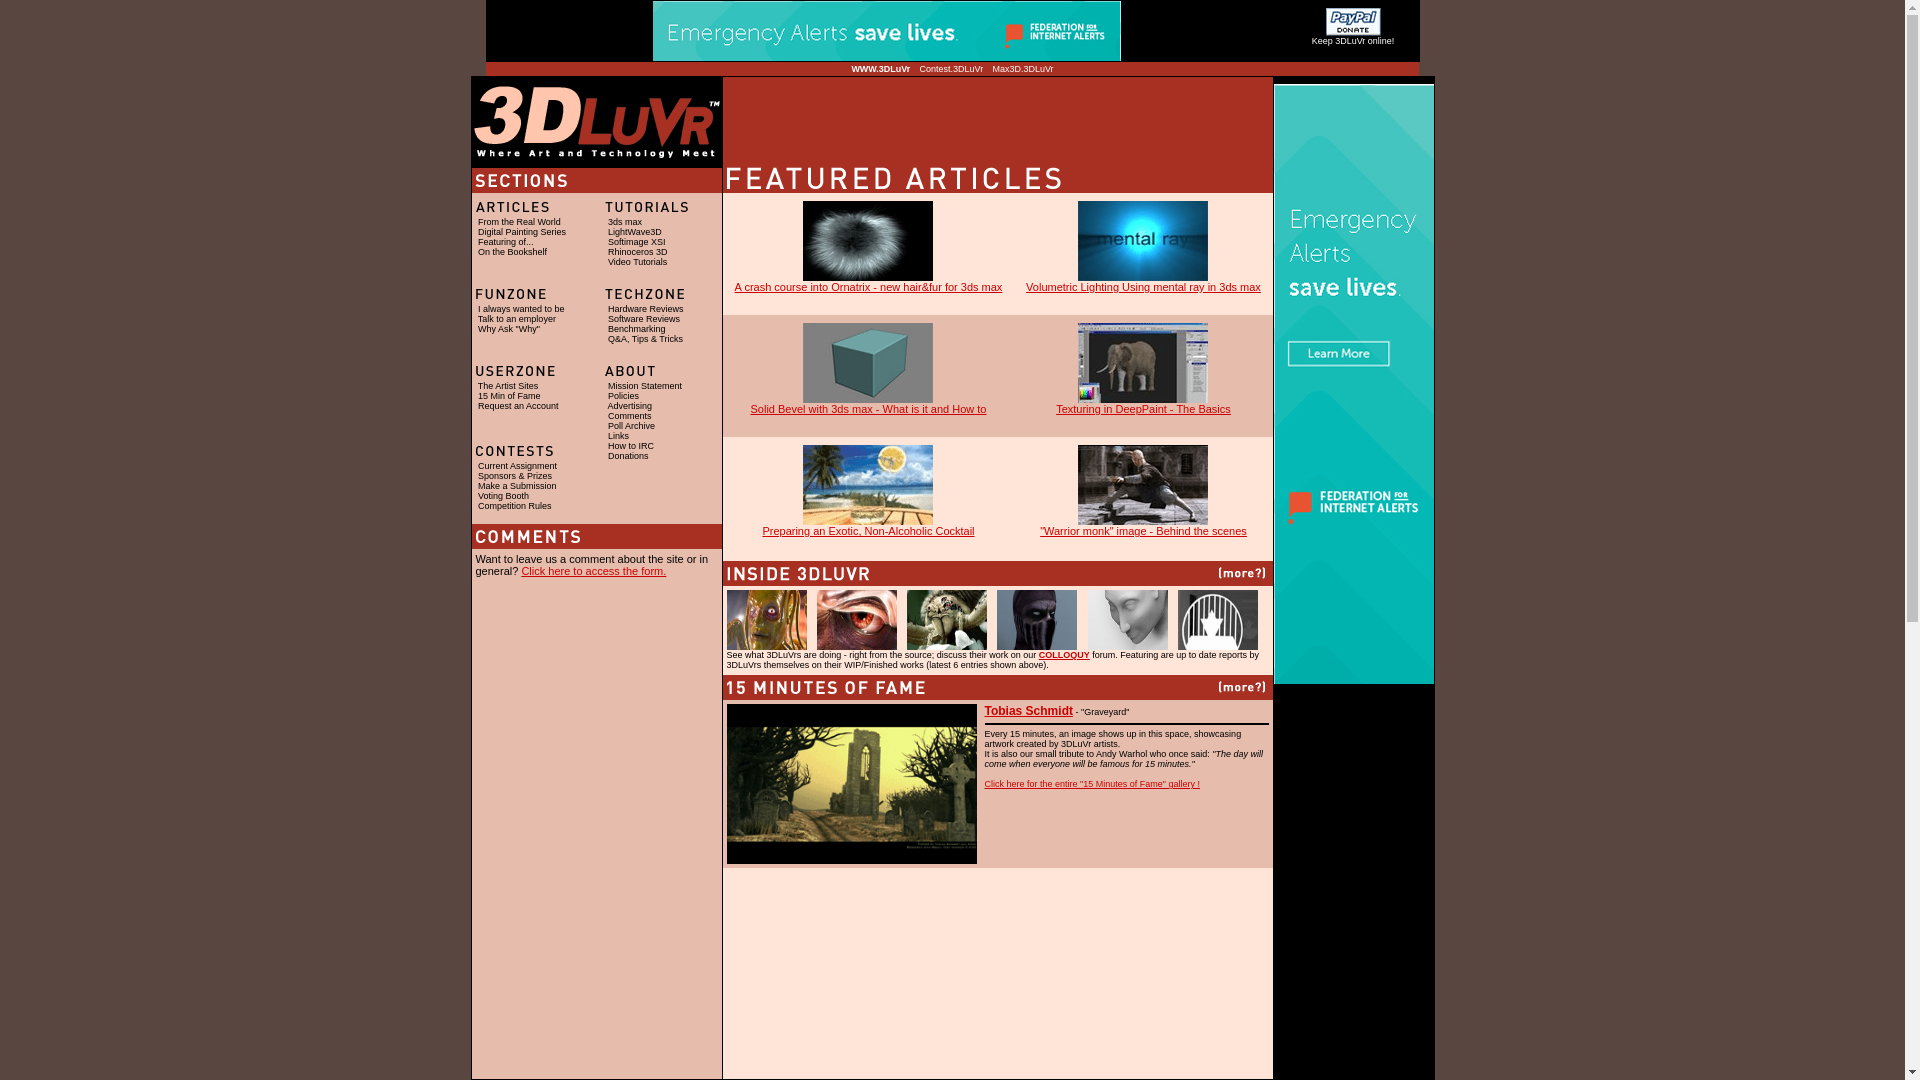 The height and width of the screenshot is (1080, 1920). What do you see at coordinates (1040, 524) in the screenshot?
I see `'"Warrior monk" image - Behind the scenes'` at bounding box center [1040, 524].